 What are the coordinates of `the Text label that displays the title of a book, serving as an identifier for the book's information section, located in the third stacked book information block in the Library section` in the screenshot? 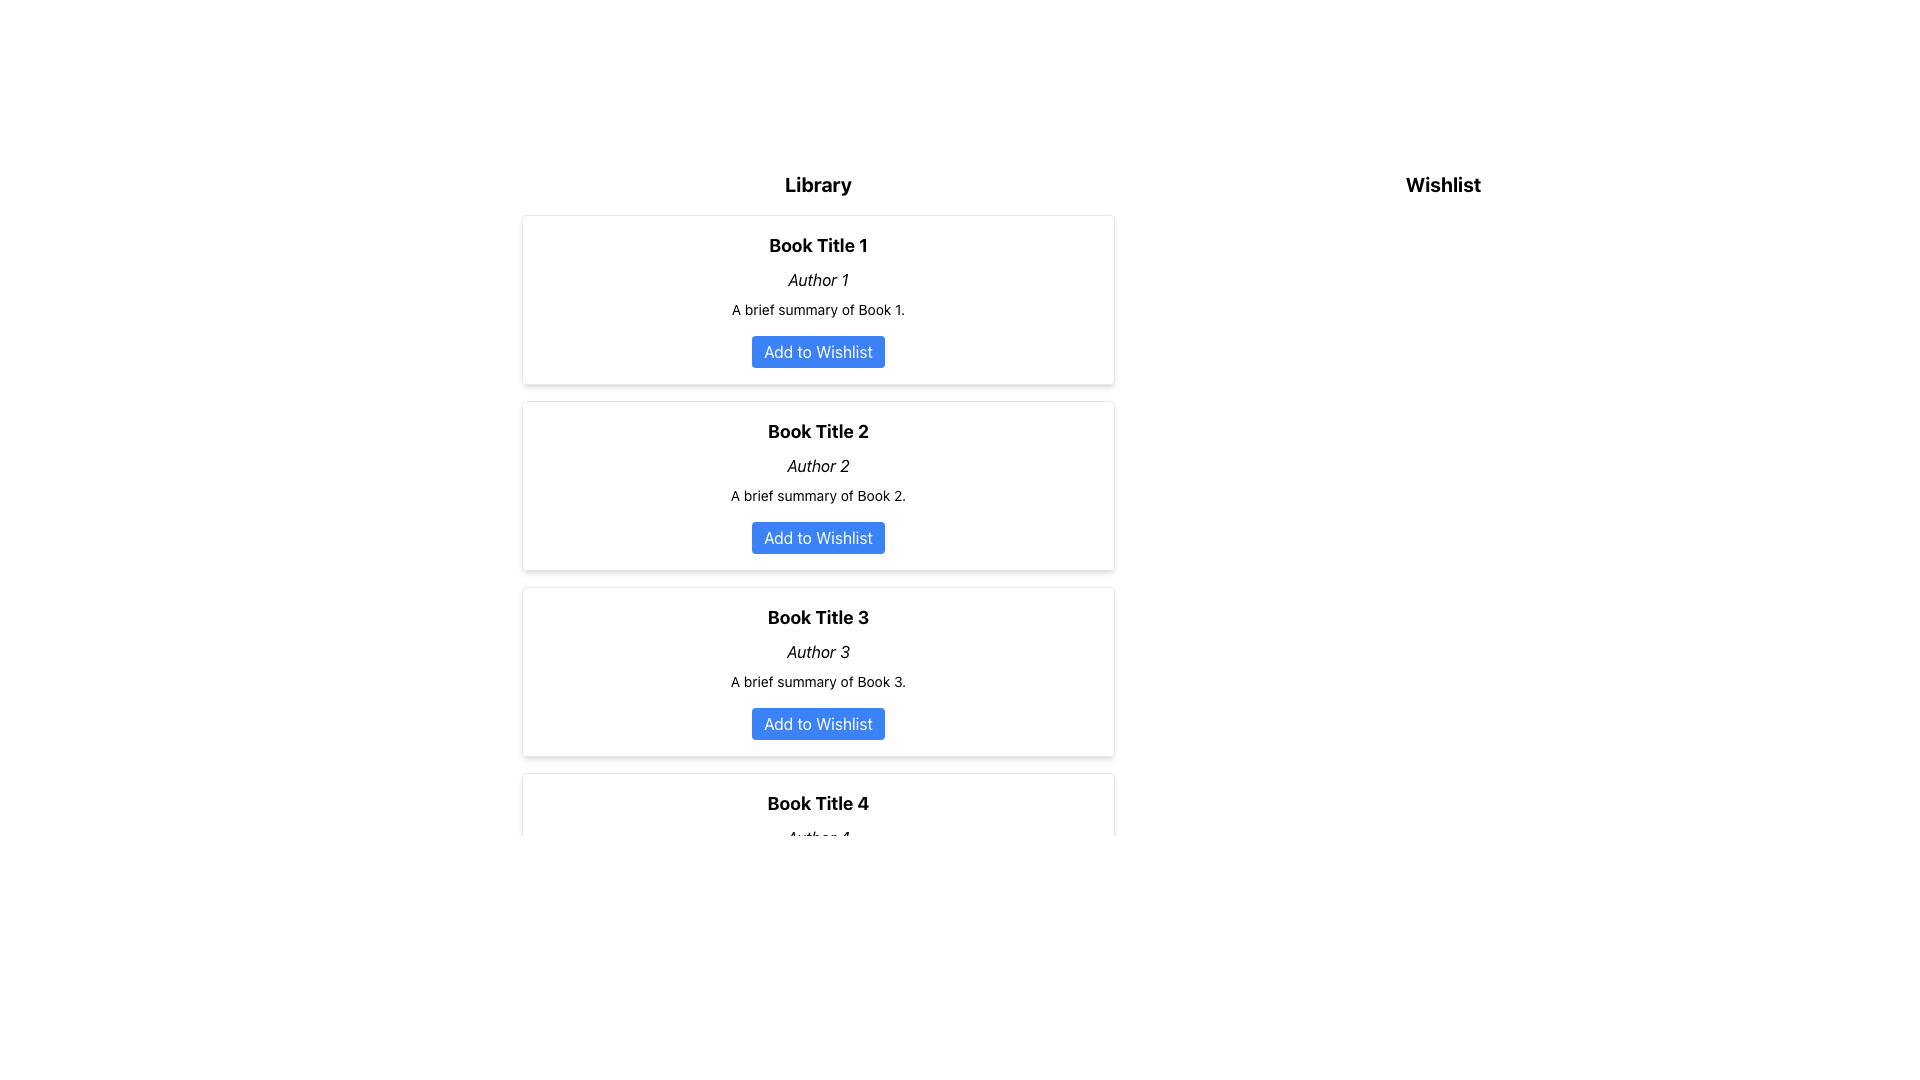 It's located at (818, 616).